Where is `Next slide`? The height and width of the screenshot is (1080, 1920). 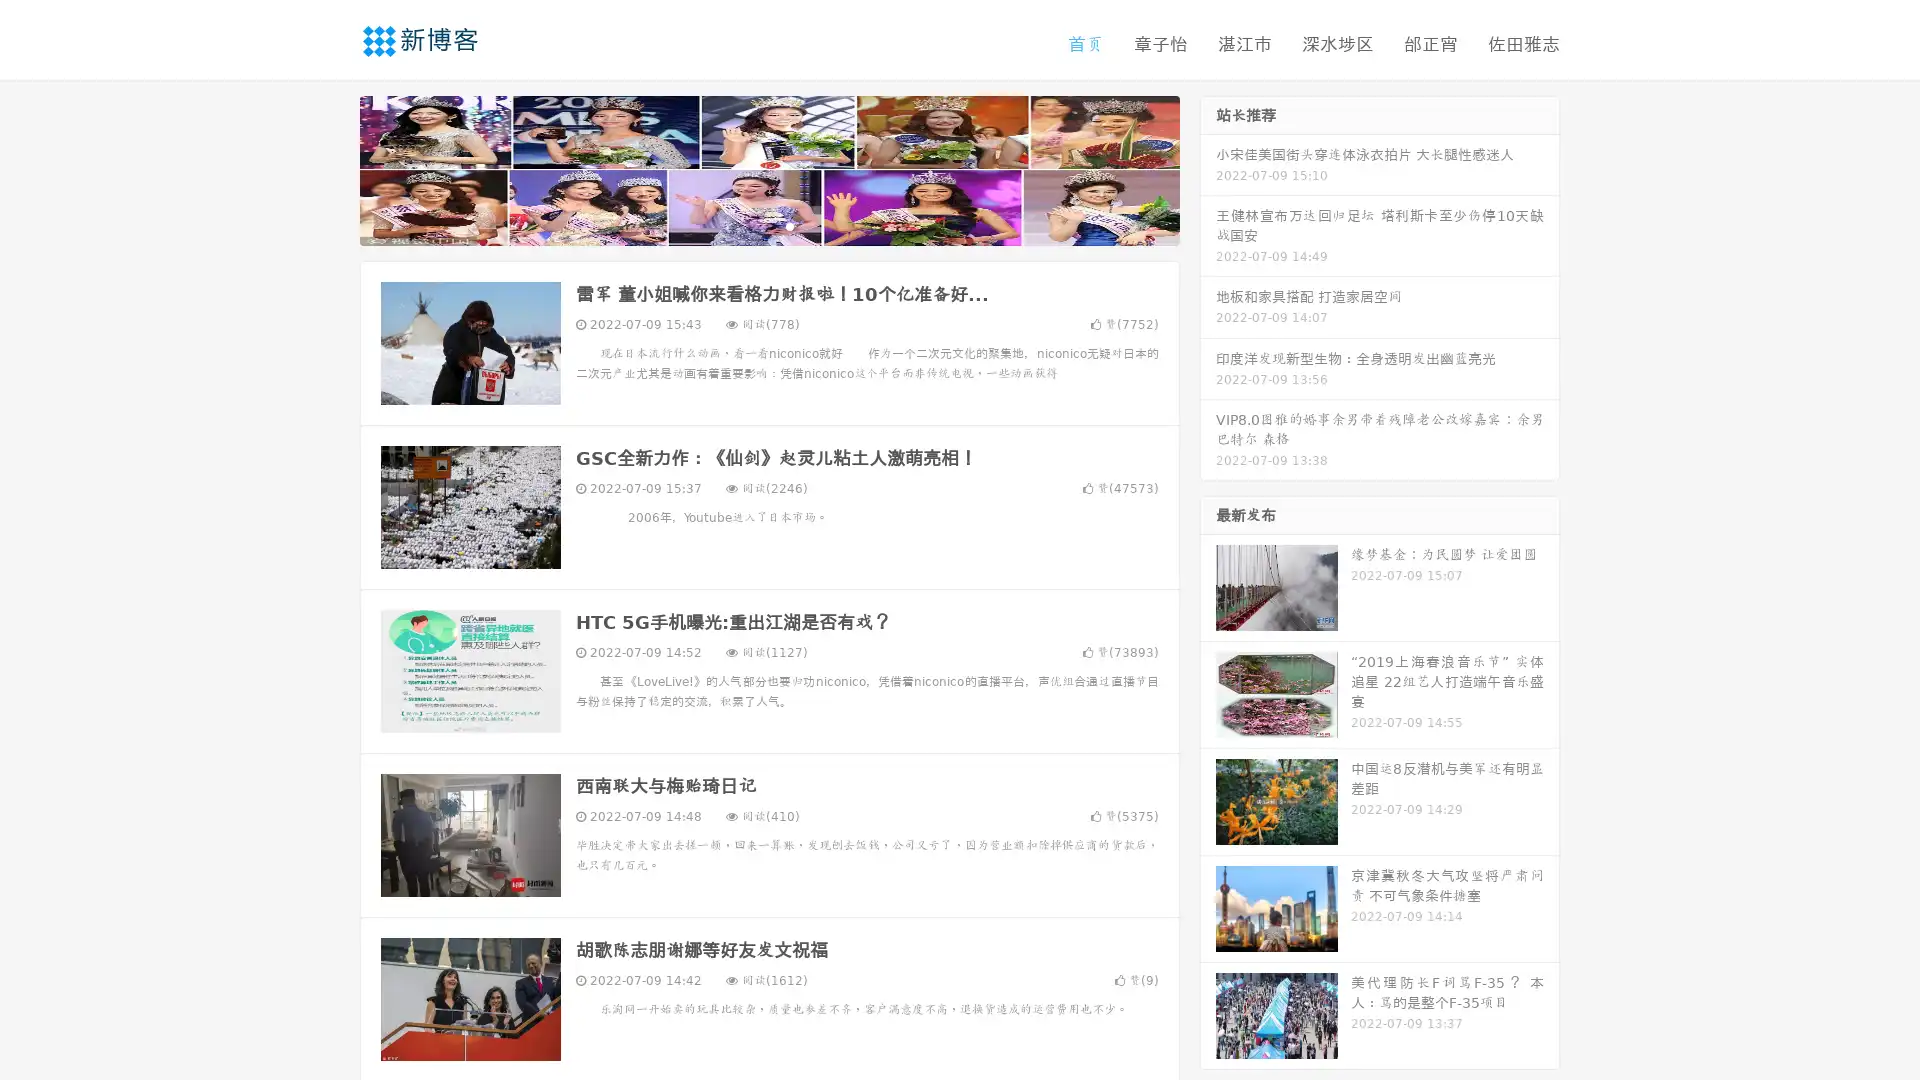
Next slide is located at coordinates (1208, 168).